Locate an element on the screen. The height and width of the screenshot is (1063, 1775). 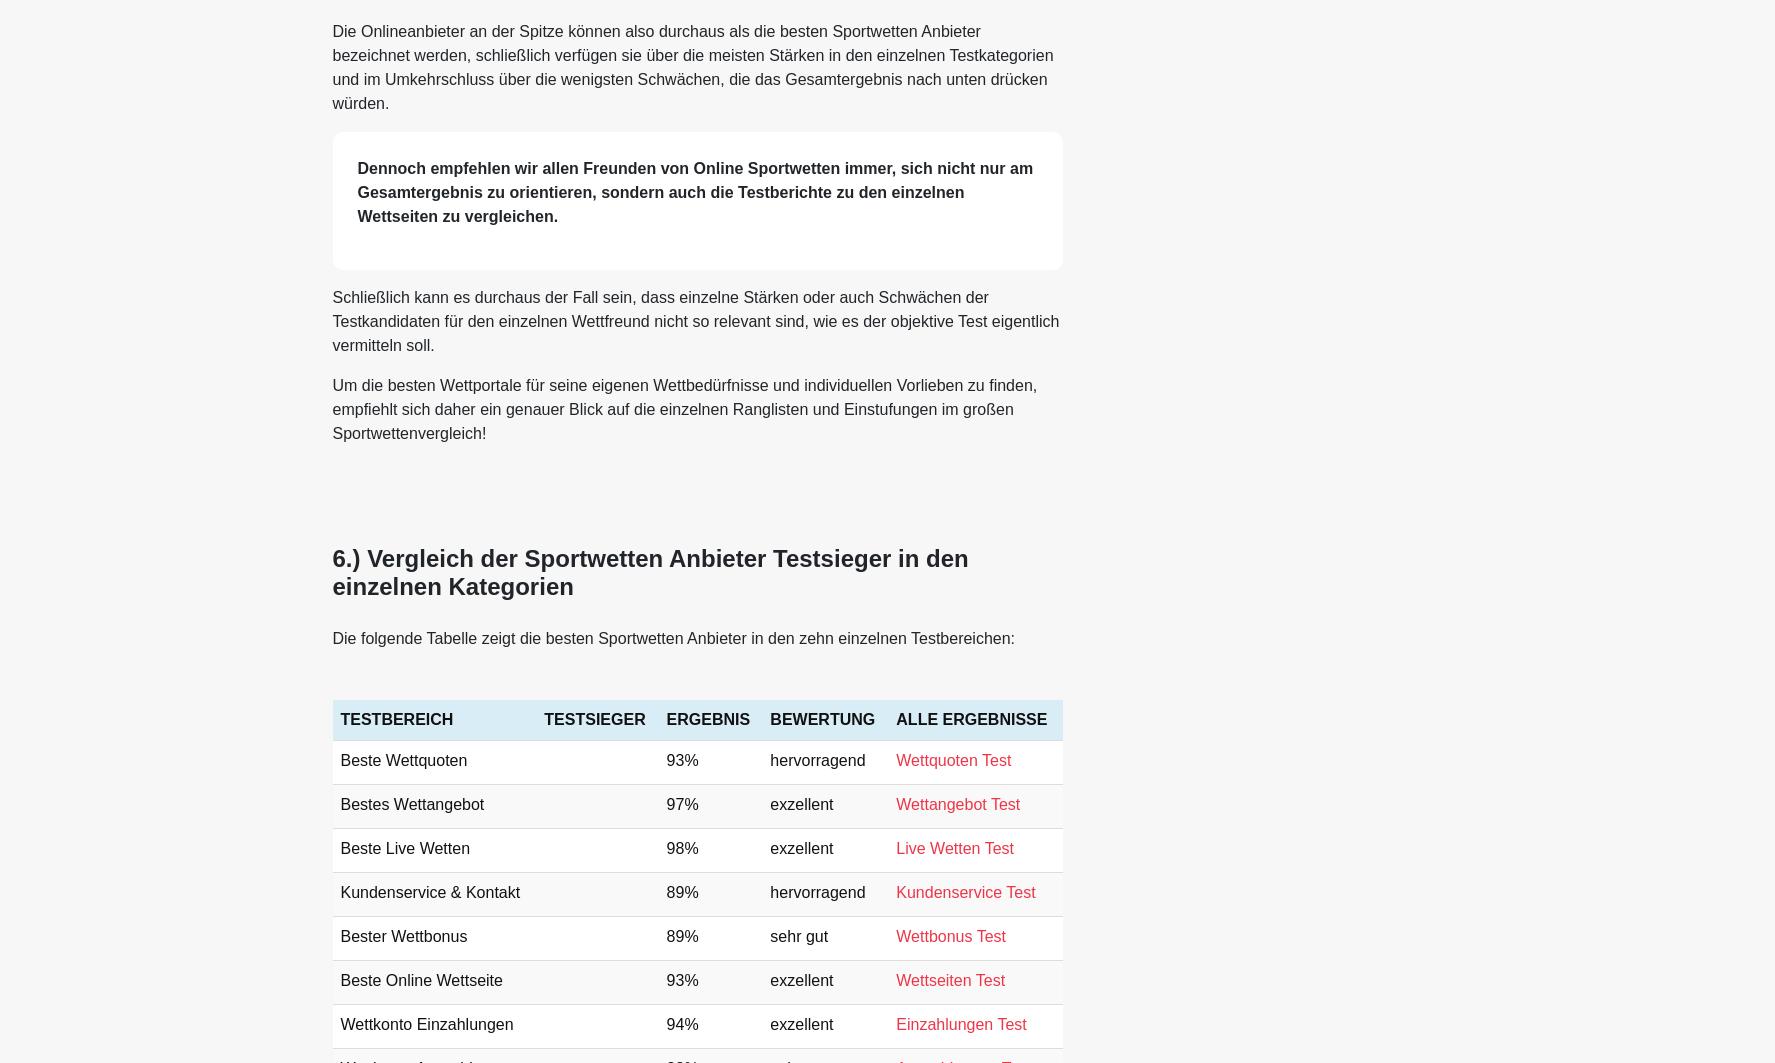
'Wettquoten Test' is located at coordinates (896, 759).